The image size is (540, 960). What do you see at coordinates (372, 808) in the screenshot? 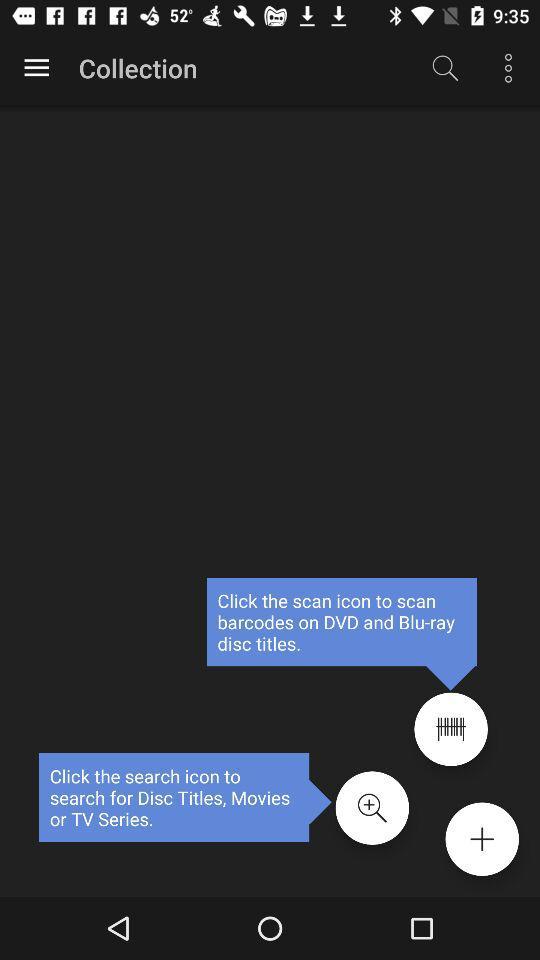
I see `the search icon` at bounding box center [372, 808].